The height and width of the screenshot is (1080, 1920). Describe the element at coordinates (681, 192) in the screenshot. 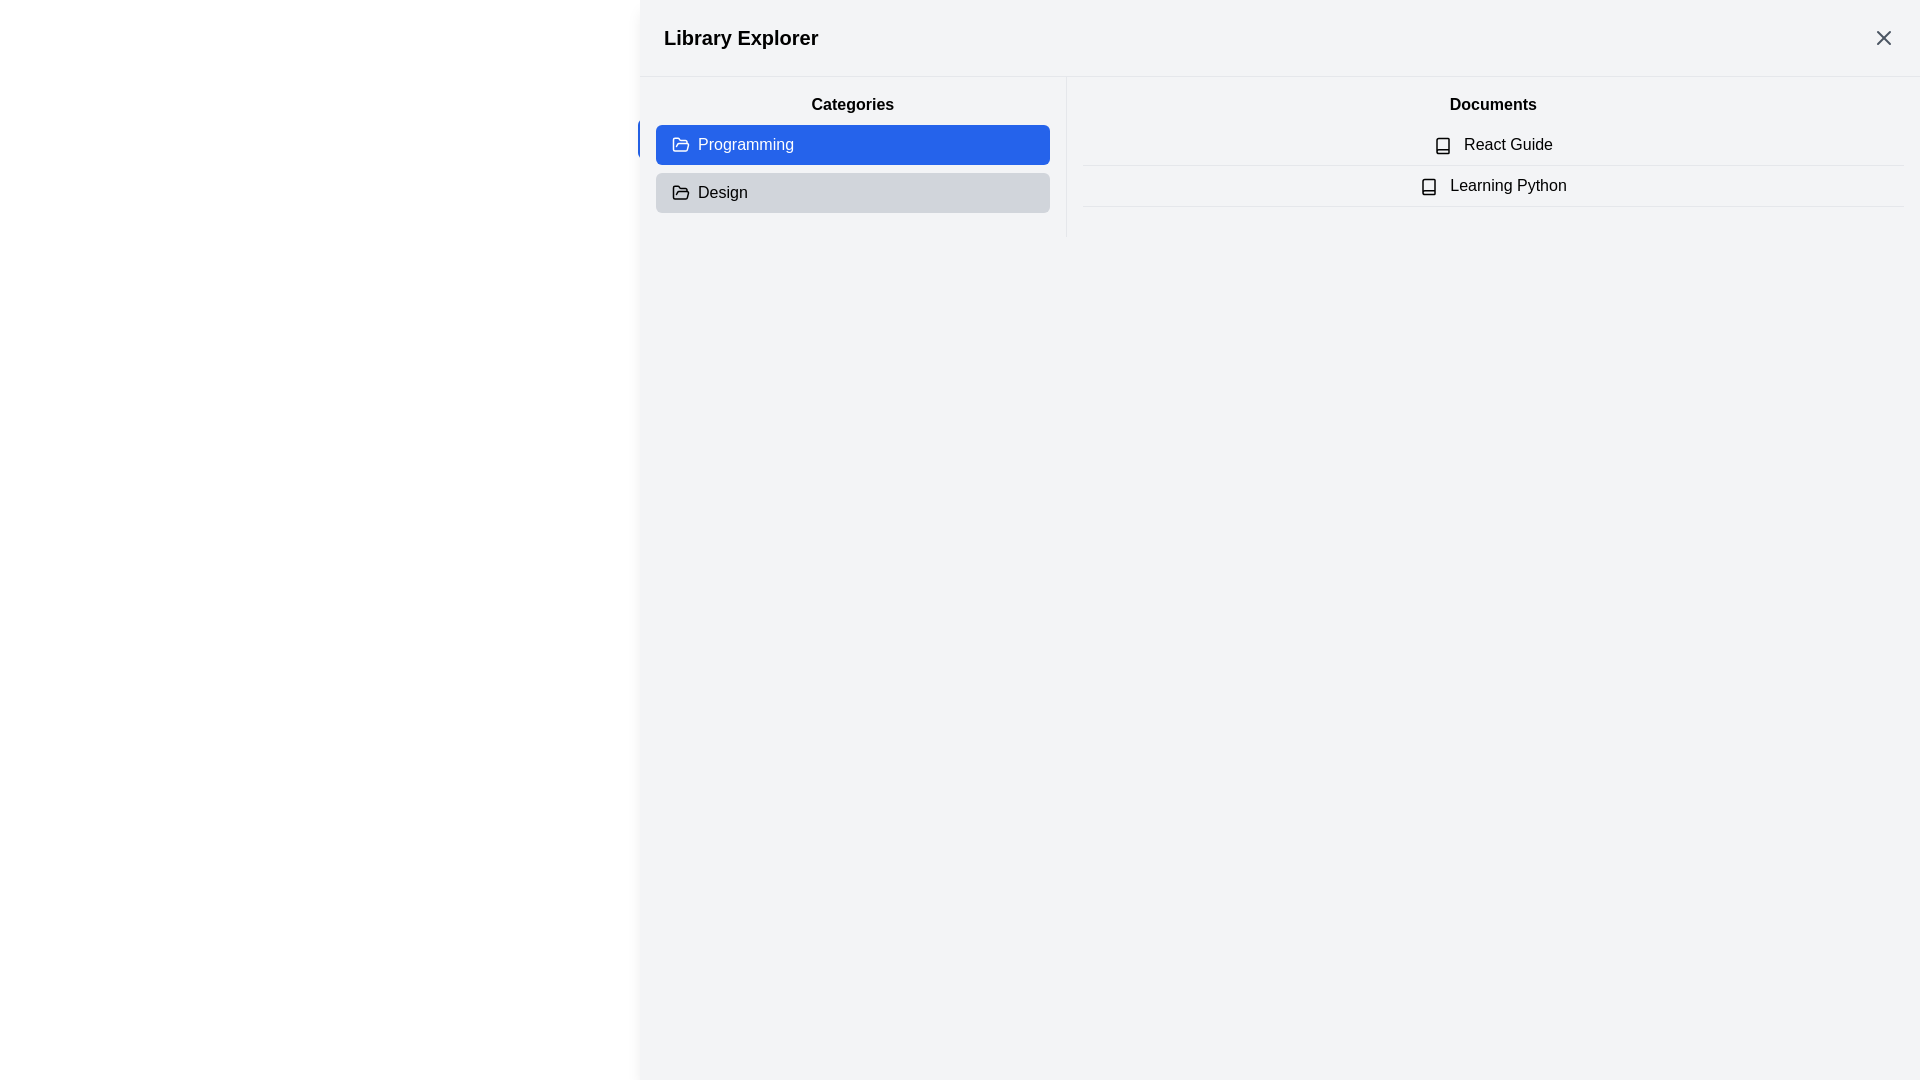

I see `the folder icon that is part of the 'Design' menu item, located in the left panel under the 'Categories' header` at that location.